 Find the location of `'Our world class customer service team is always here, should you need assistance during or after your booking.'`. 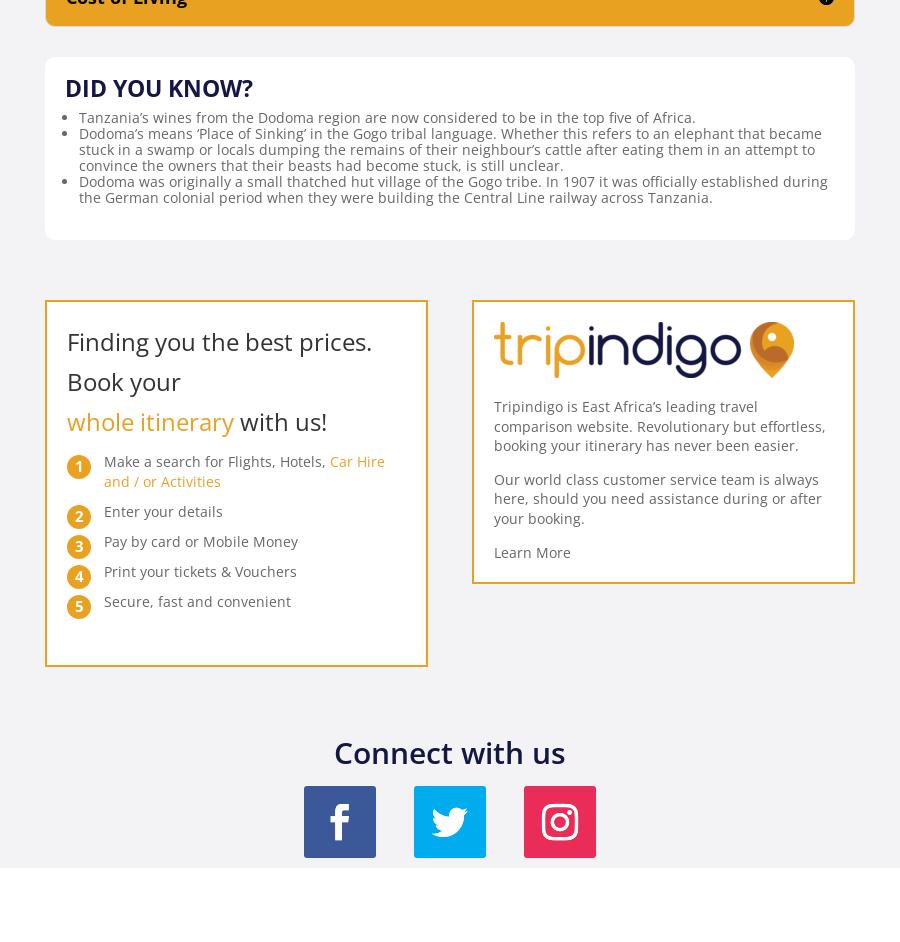

'Our world class customer service team is always here, should you need assistance during or after your booking.' is located at coordinates (657, 498).